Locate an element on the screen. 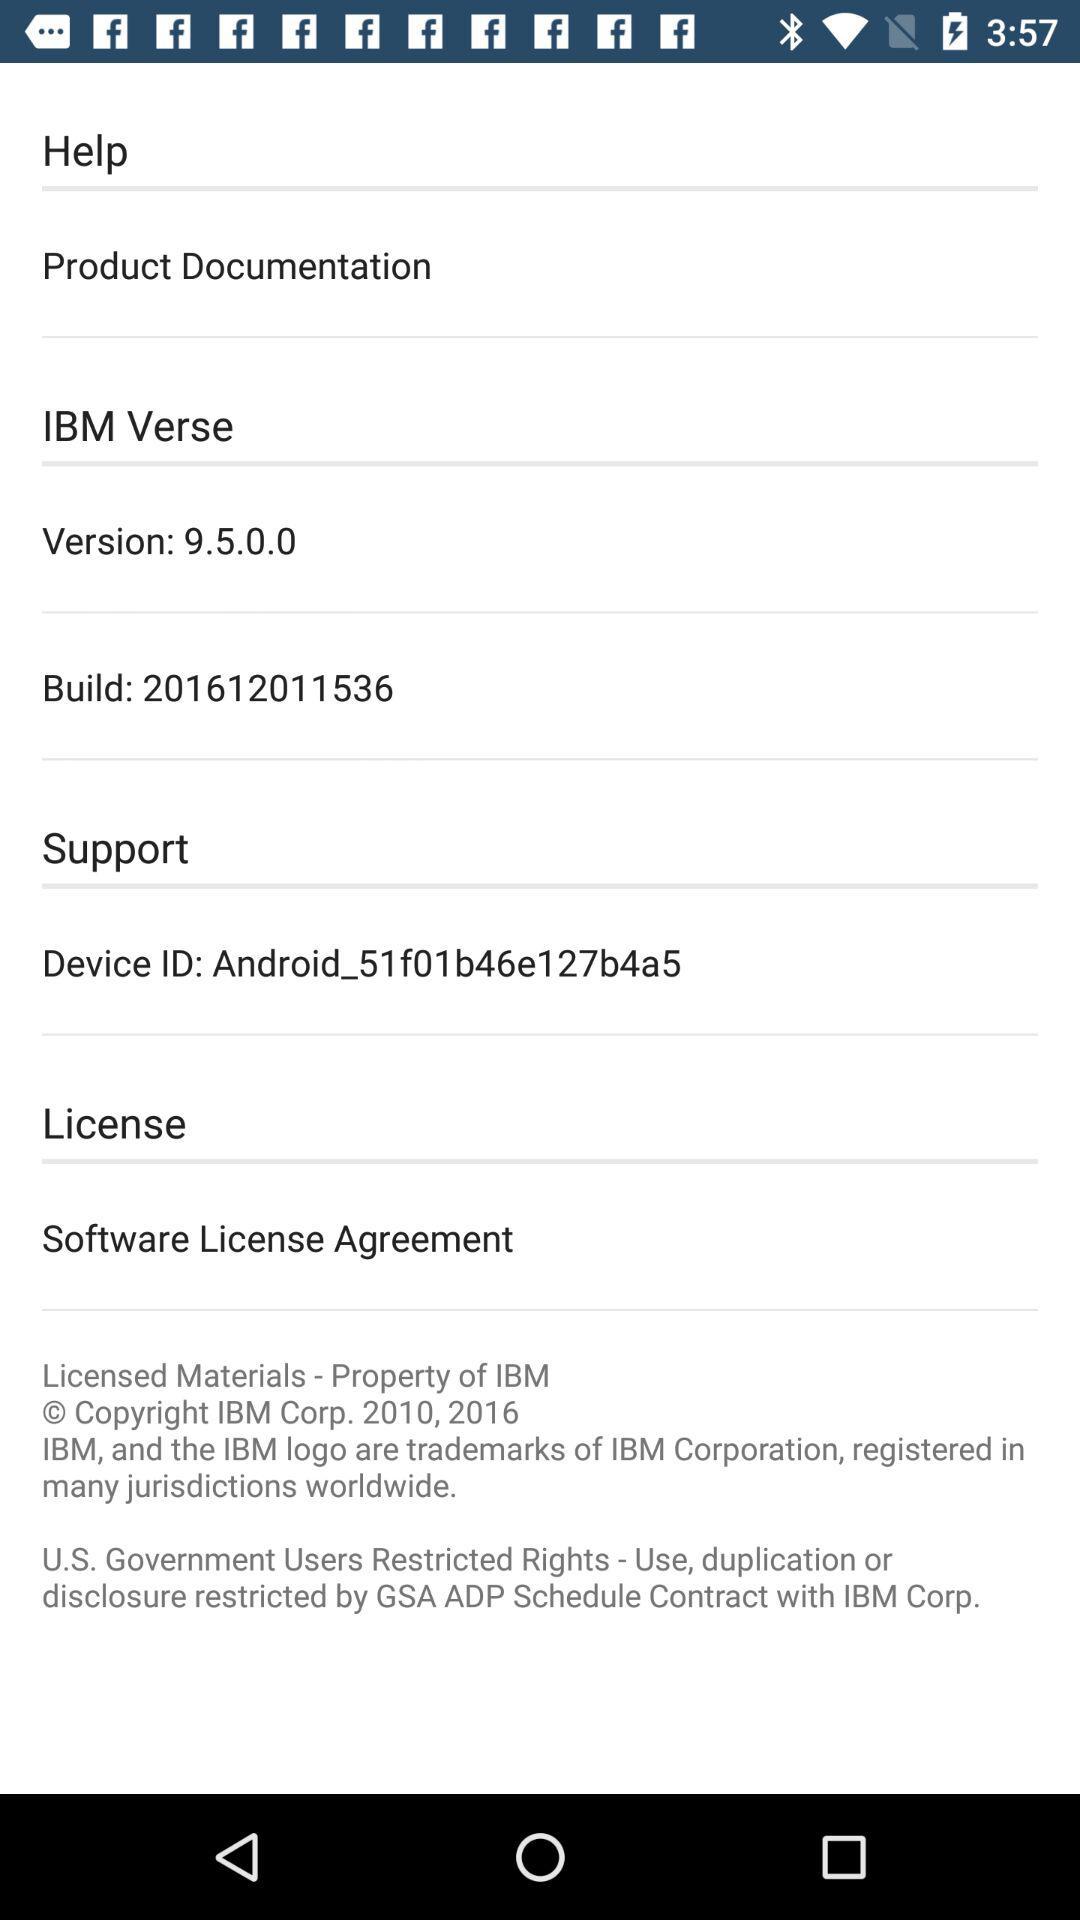  the software license agreement icon is located at coordinates (540, 1236).